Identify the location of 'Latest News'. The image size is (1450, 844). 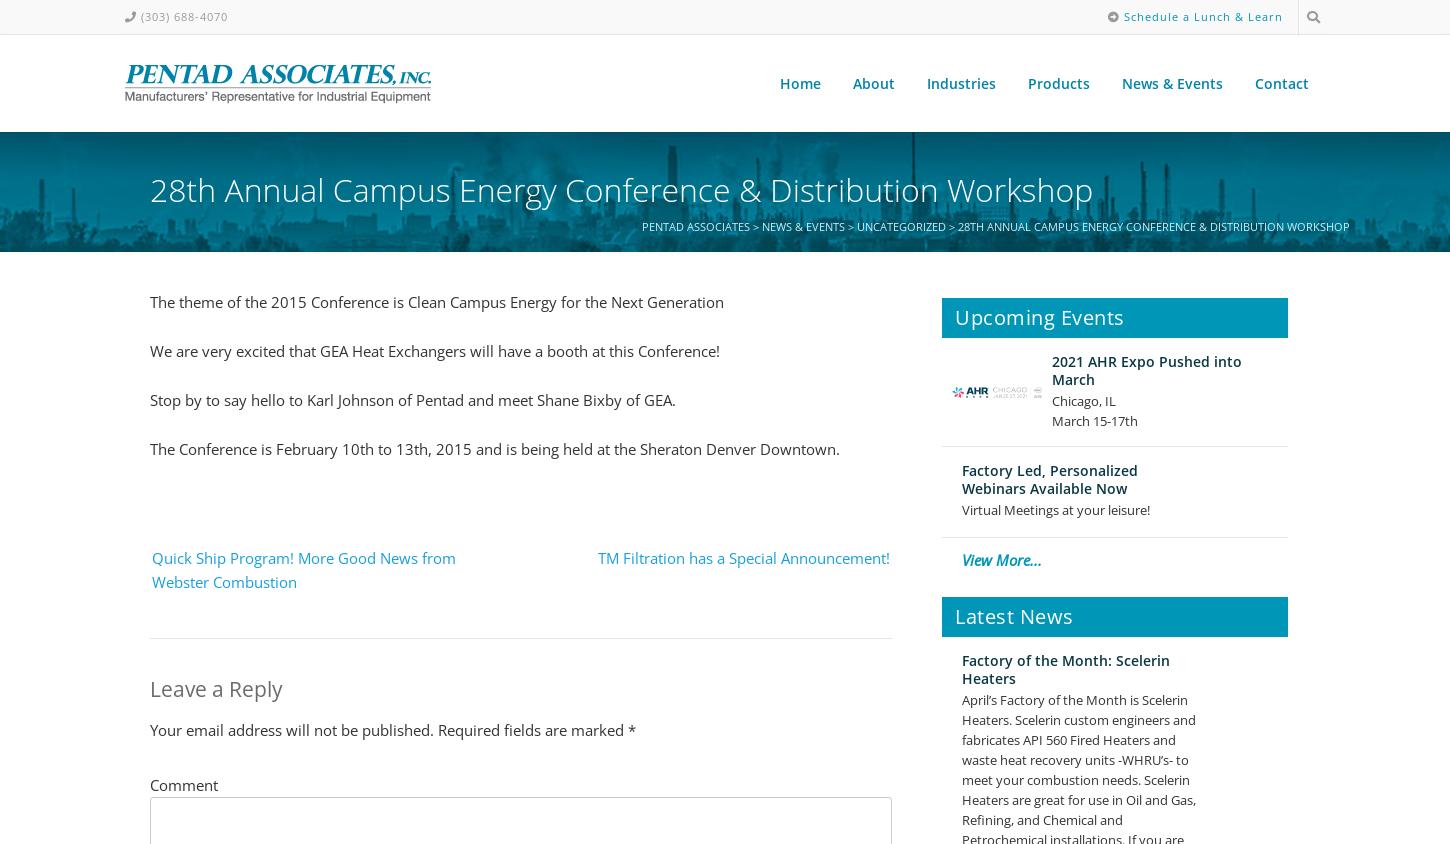
(953, 616).